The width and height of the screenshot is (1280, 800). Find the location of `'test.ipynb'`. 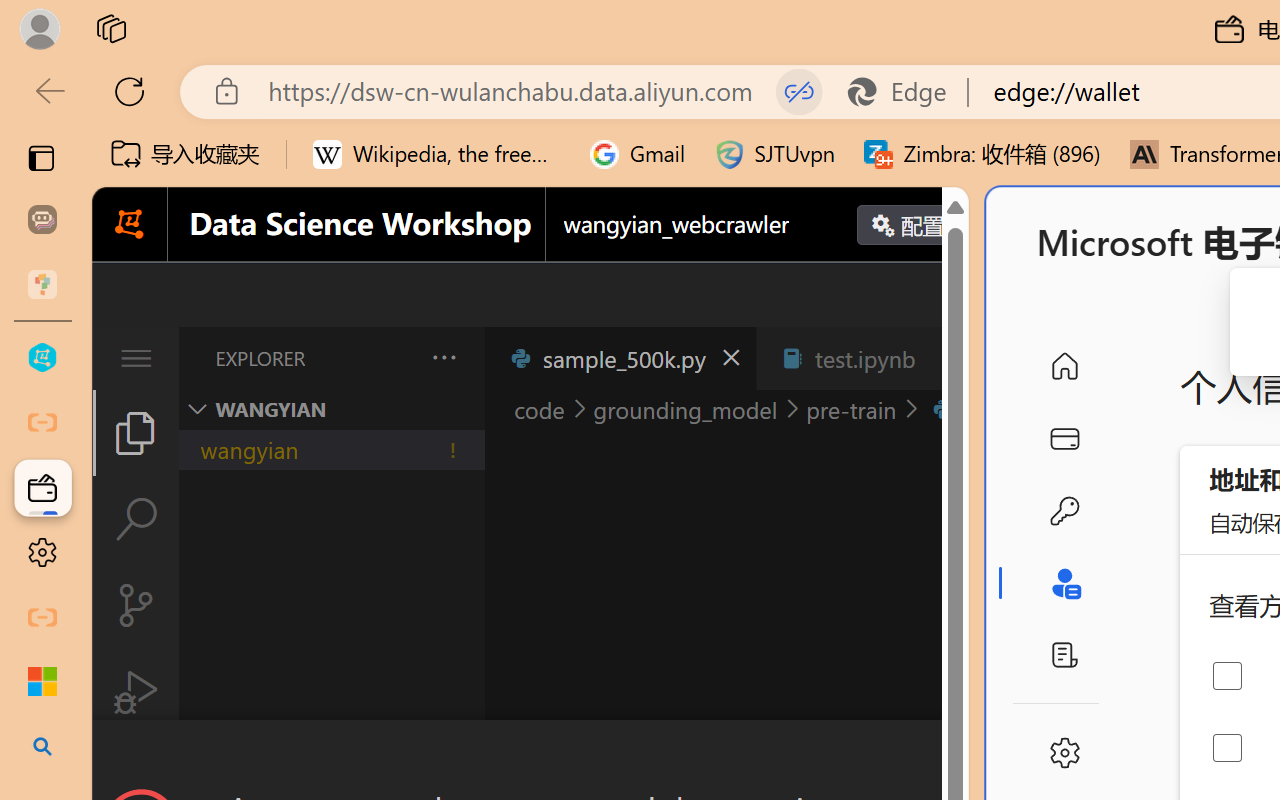

'test.ipynb' is located at coordinates (864, 358).